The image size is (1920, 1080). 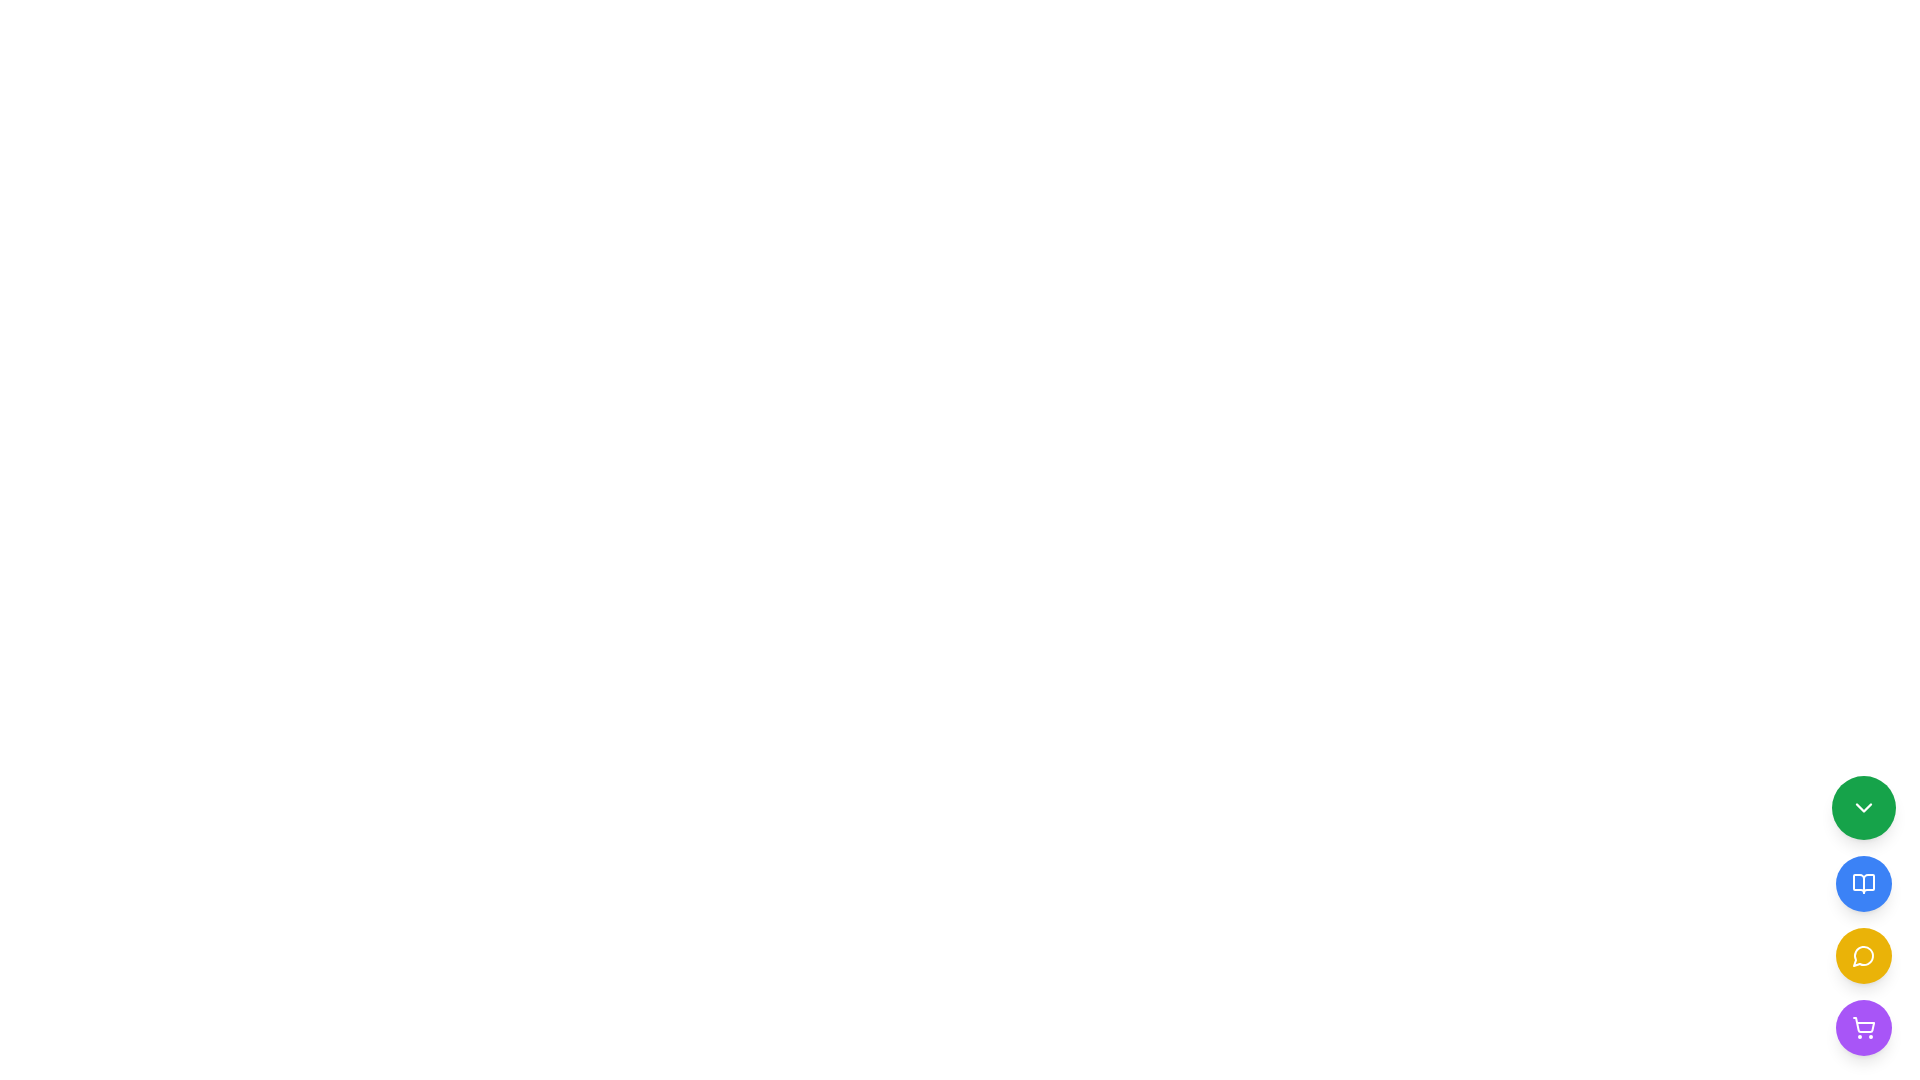 What do you see at coordinates (1862, 806) in the screenshot?
I see `the icon located at the center of the green circular button at the top of the vertical stack of buttons` at bounding box center [1862, 806].